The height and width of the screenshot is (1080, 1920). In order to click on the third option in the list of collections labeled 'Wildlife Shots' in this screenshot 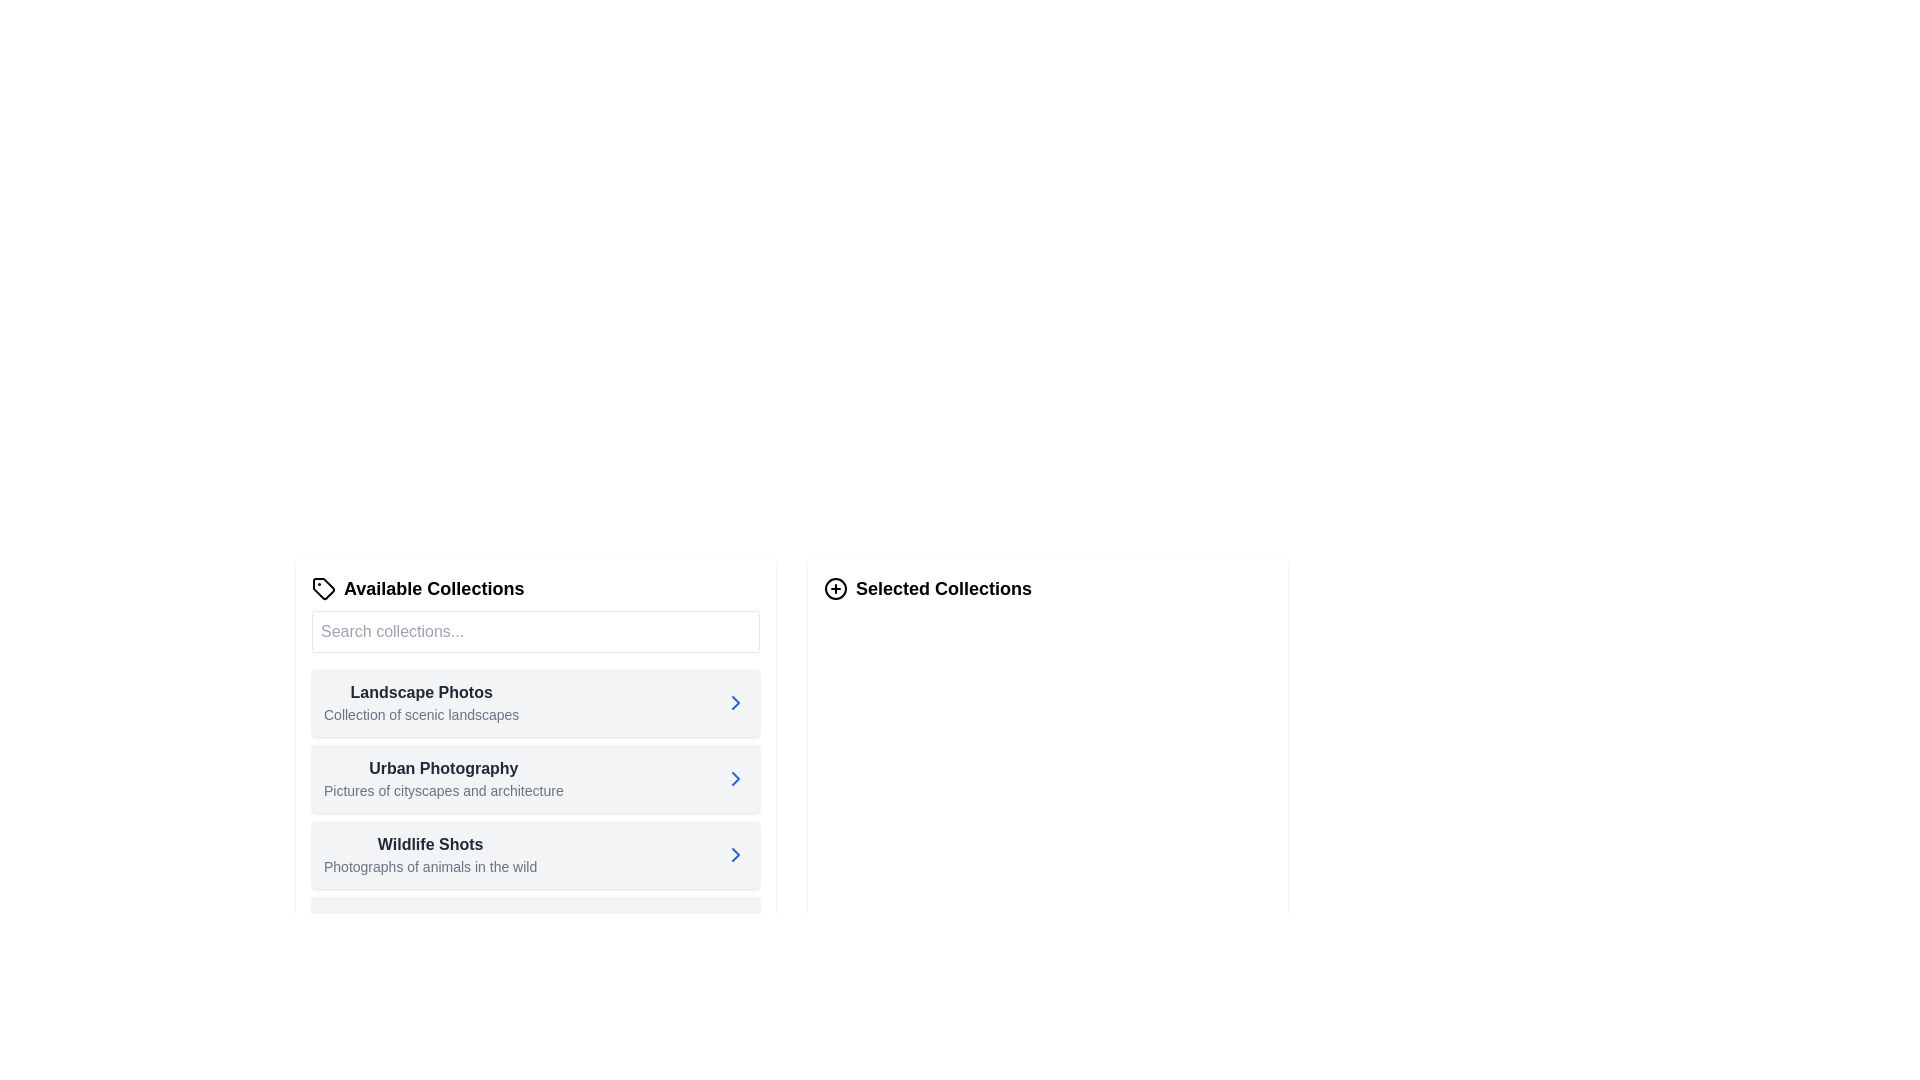, I will do `click(429, 855)`.